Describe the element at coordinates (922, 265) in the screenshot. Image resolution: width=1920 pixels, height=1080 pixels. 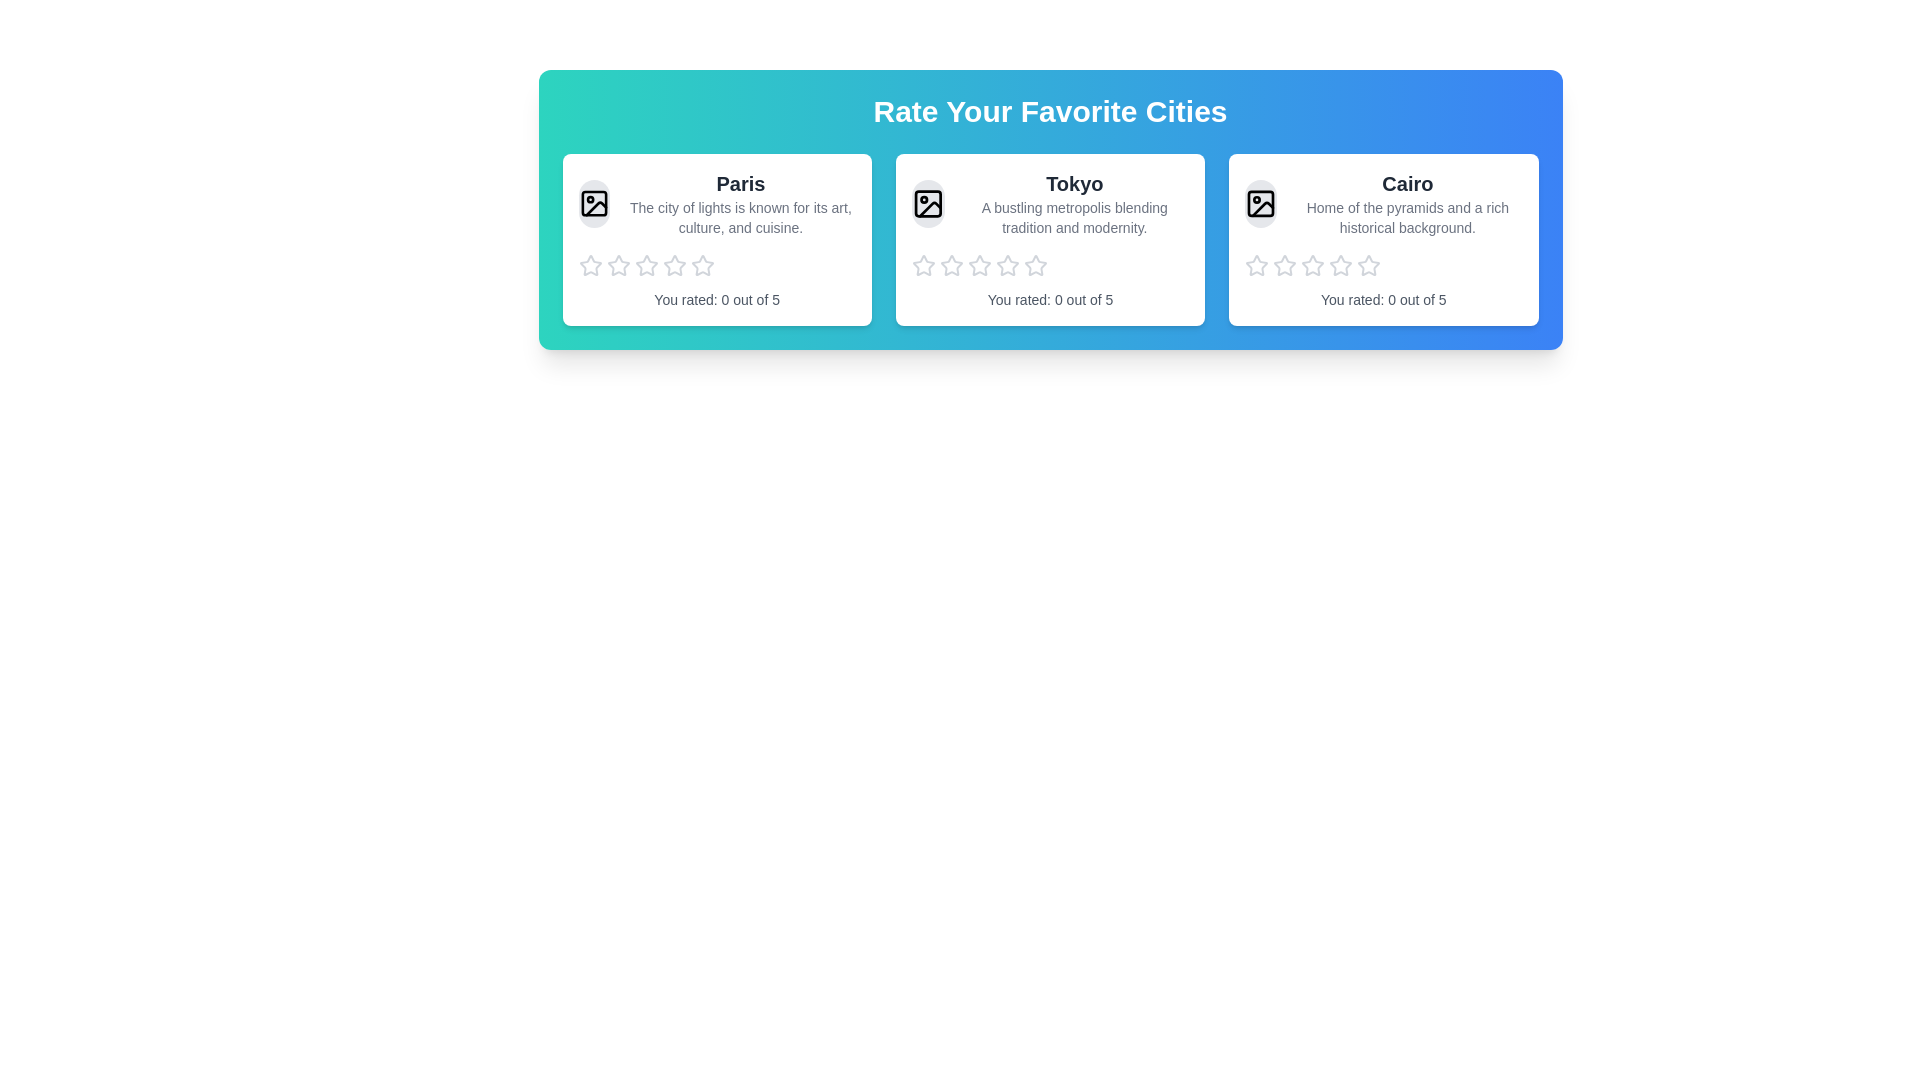
I see `the first star icon in the row of five rating stars to assign a one-star rating for Tokyo` at that location.